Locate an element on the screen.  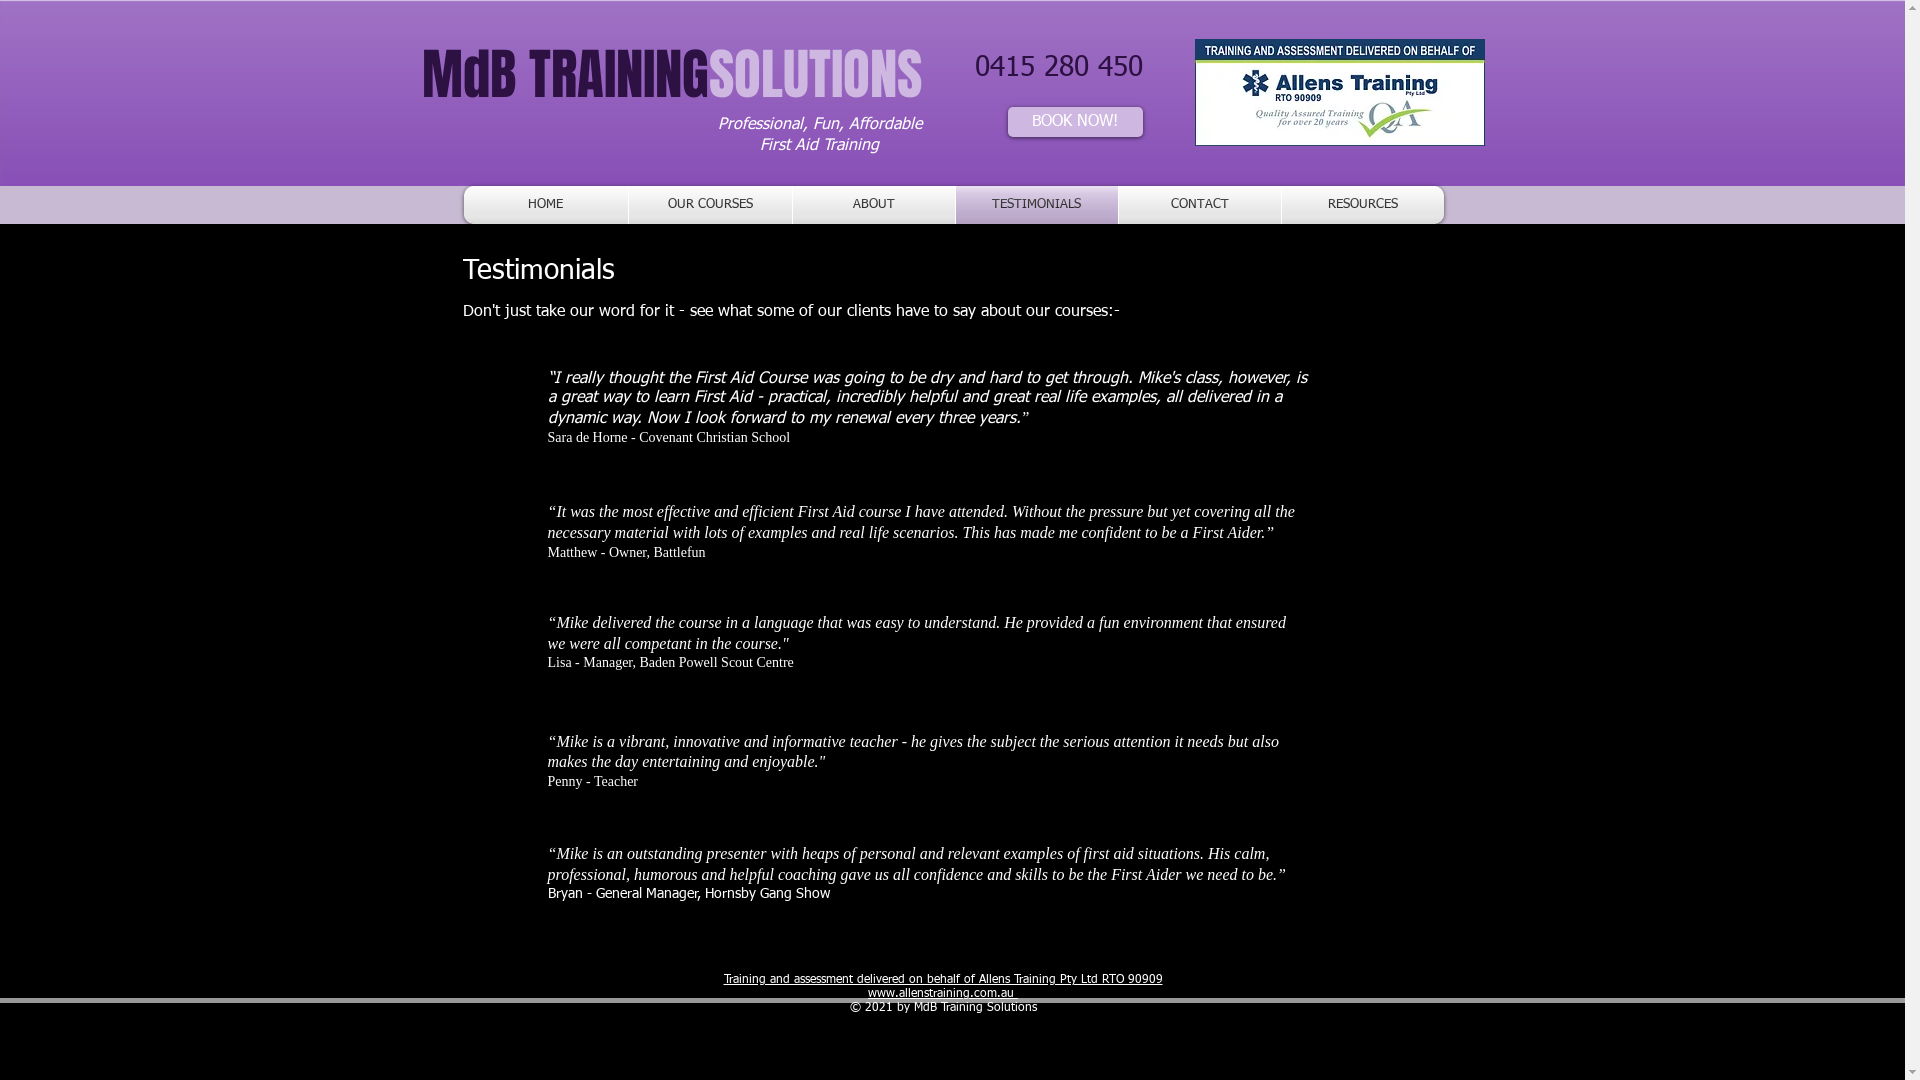
'ABOUT' is located at coordinates (873, 204).